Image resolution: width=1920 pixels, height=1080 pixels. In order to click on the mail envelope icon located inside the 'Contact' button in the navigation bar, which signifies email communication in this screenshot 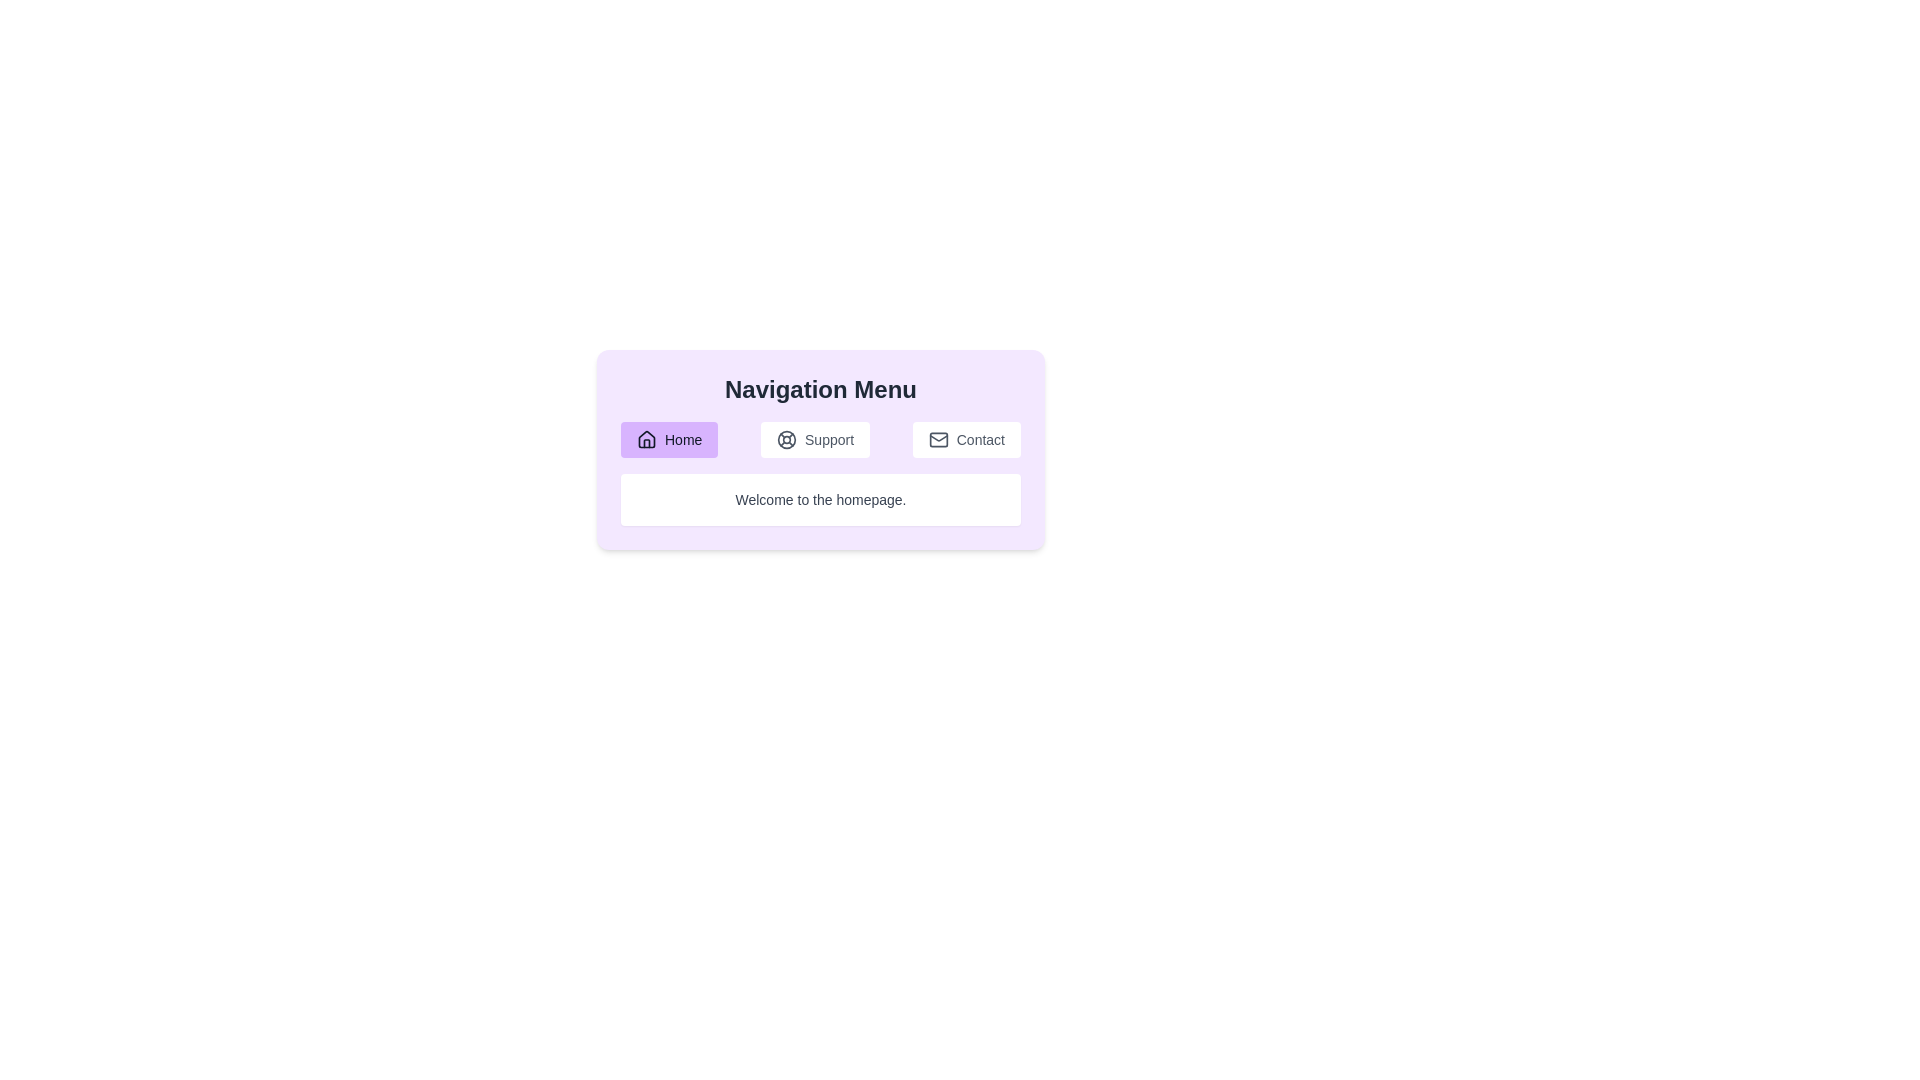, I will do `click(937, 438)`.